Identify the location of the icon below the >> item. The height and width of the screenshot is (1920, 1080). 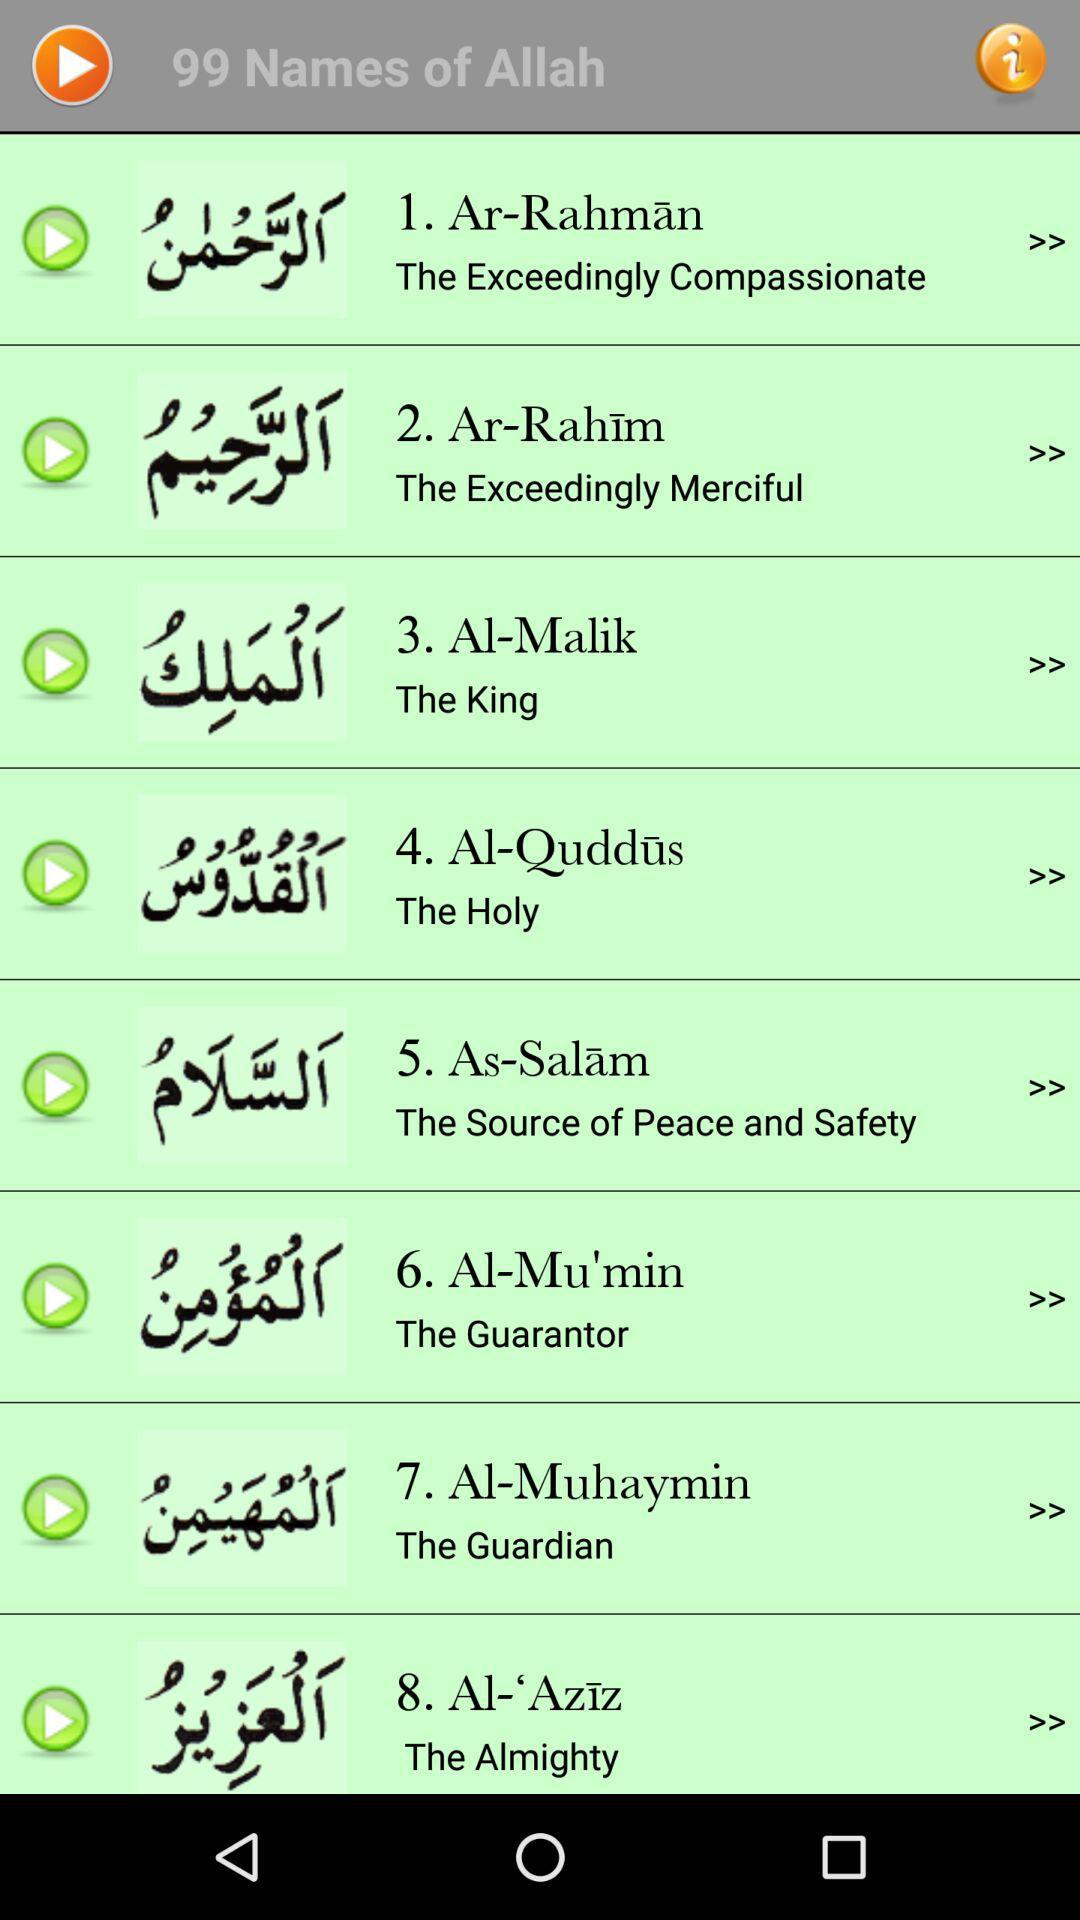
(1045, 449).